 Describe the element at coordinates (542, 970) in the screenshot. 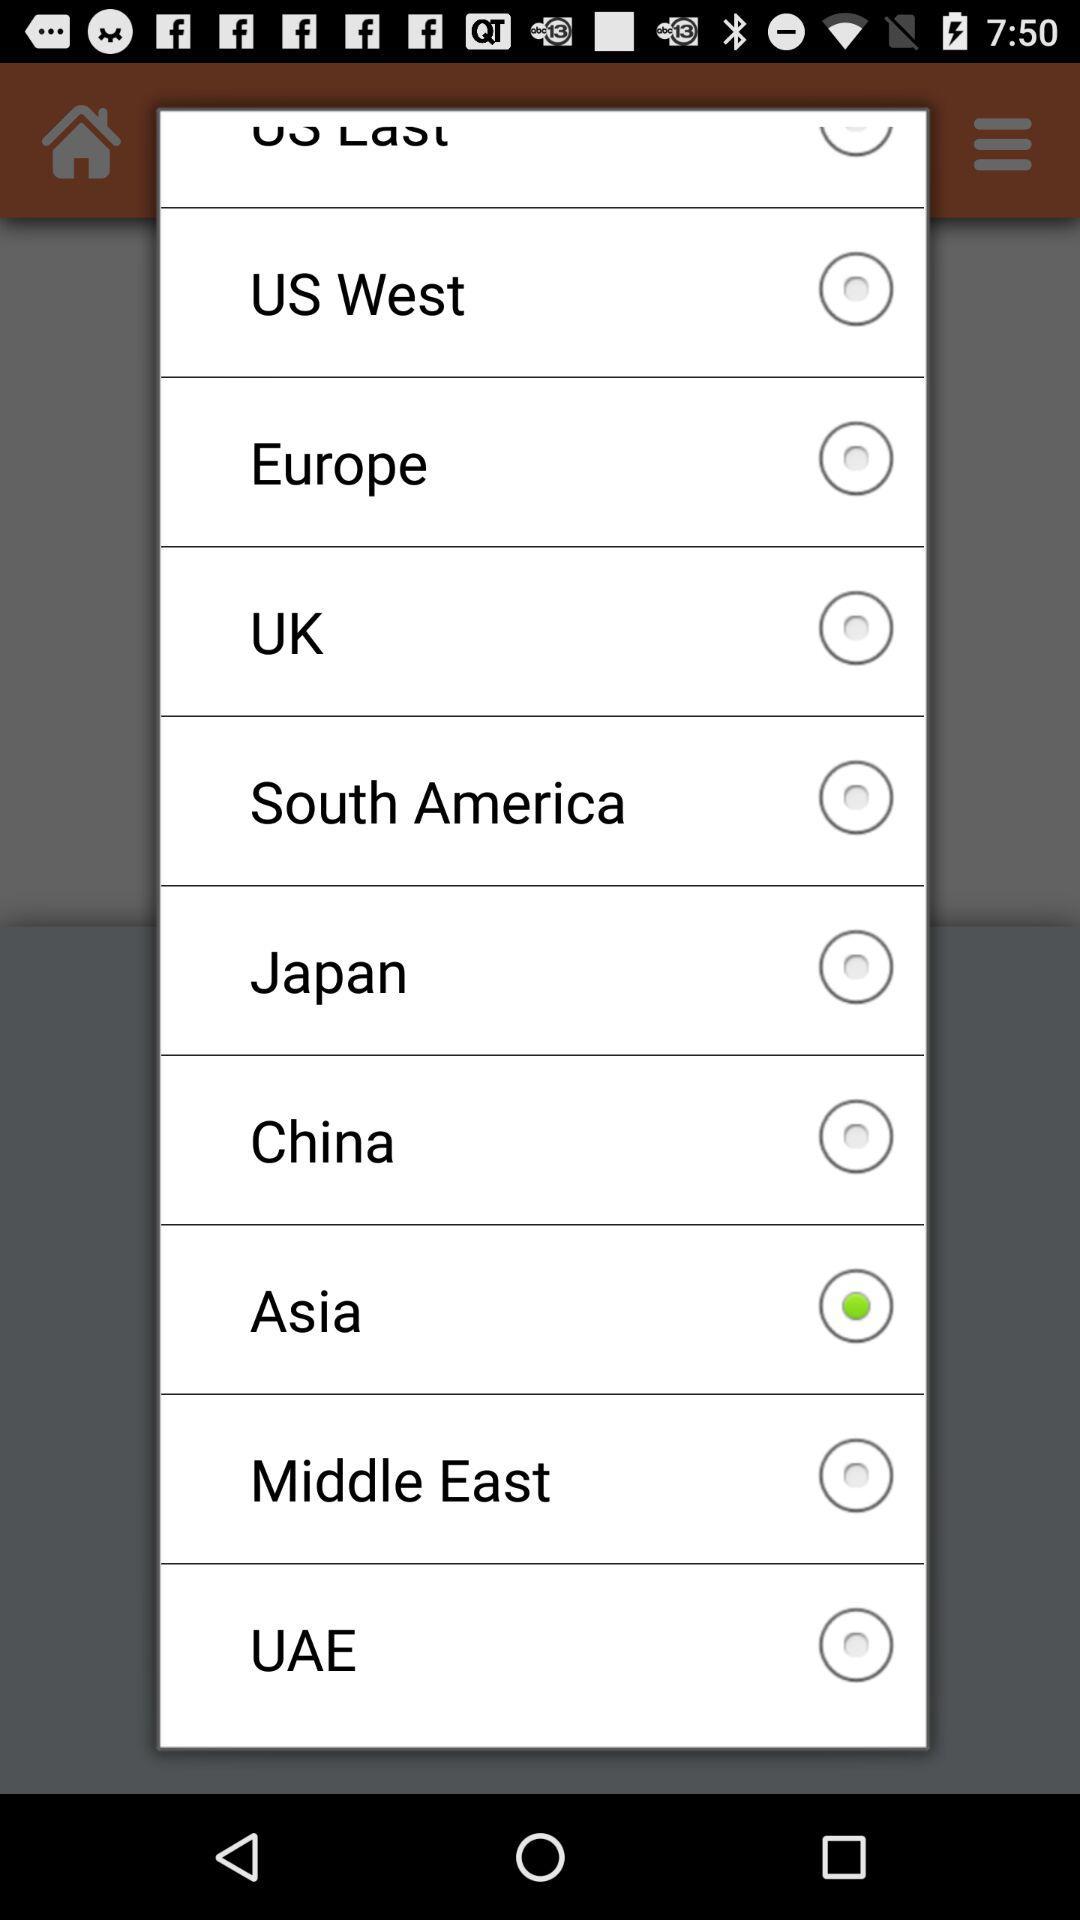

I see `checkbox below the     south america checkbox` at that location.